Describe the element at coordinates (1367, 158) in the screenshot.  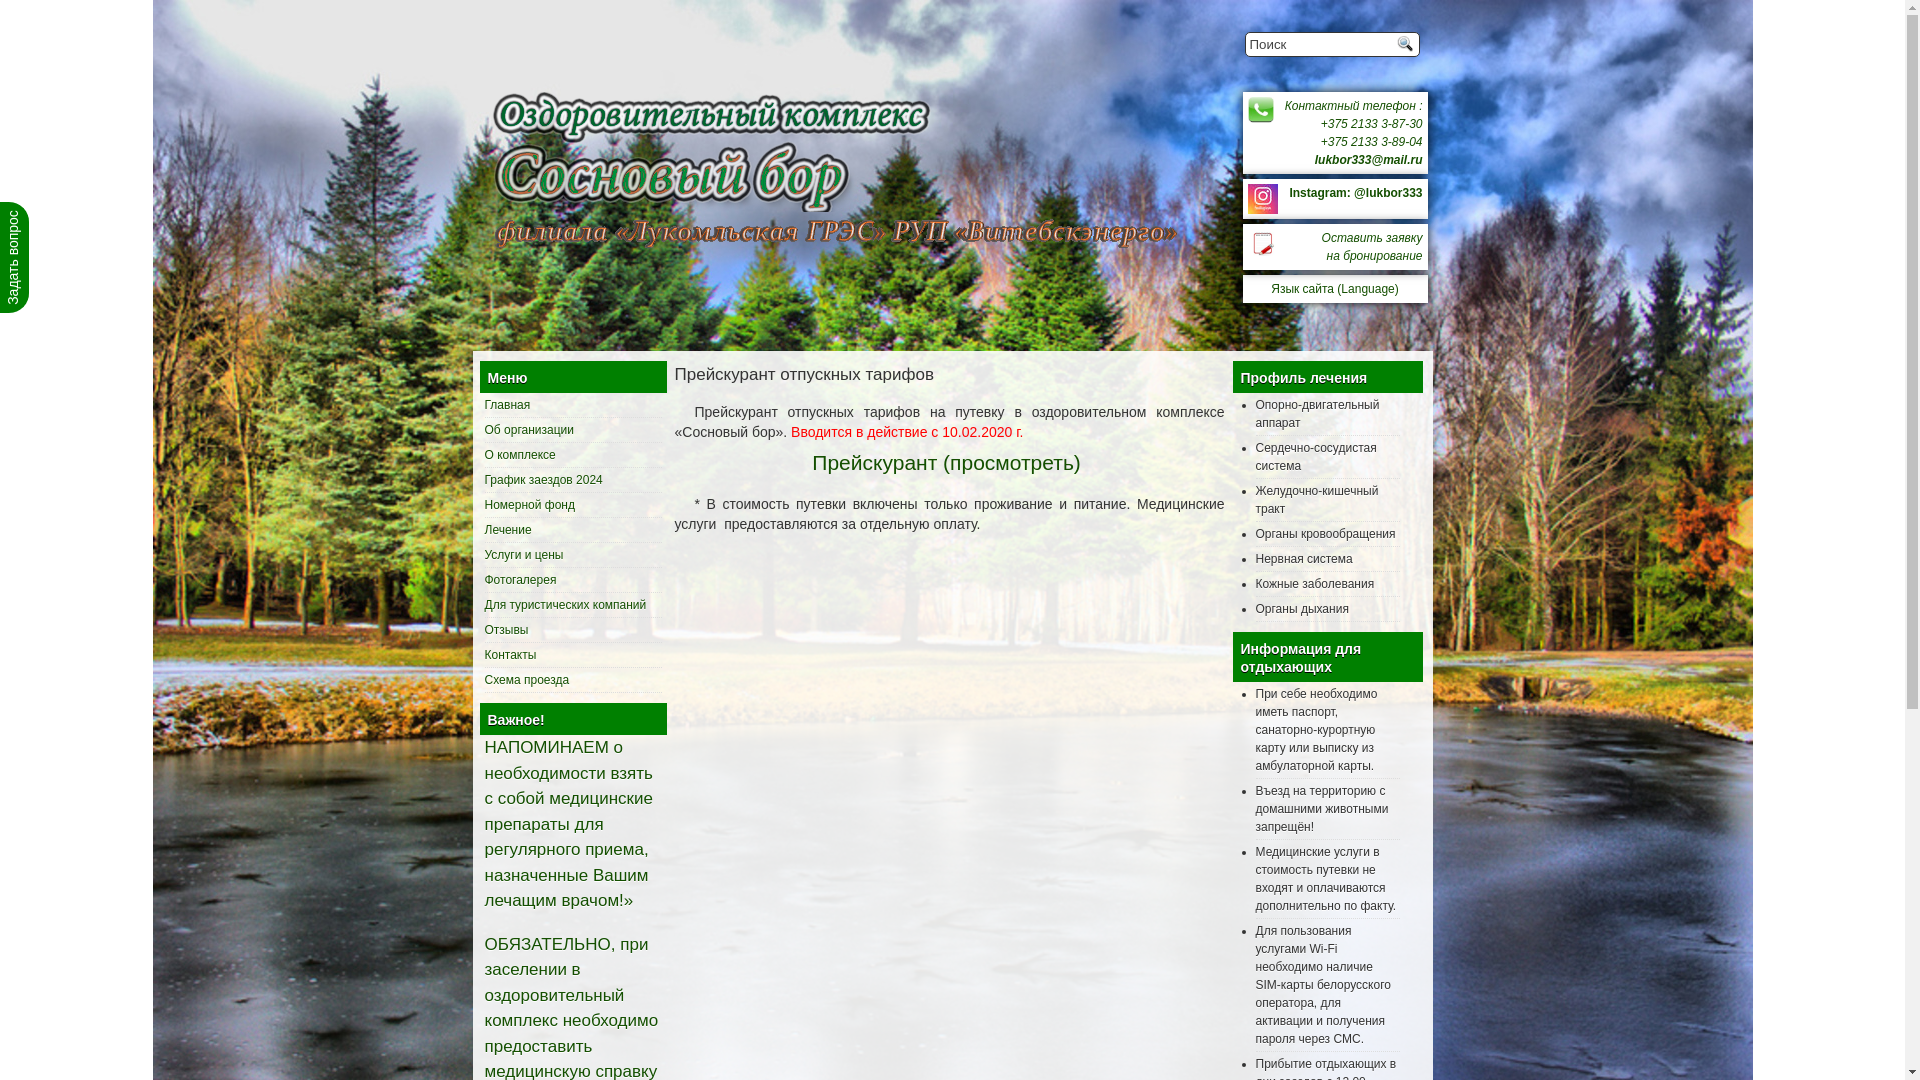
I see `'lukbor333@mail.ru'` at that location.